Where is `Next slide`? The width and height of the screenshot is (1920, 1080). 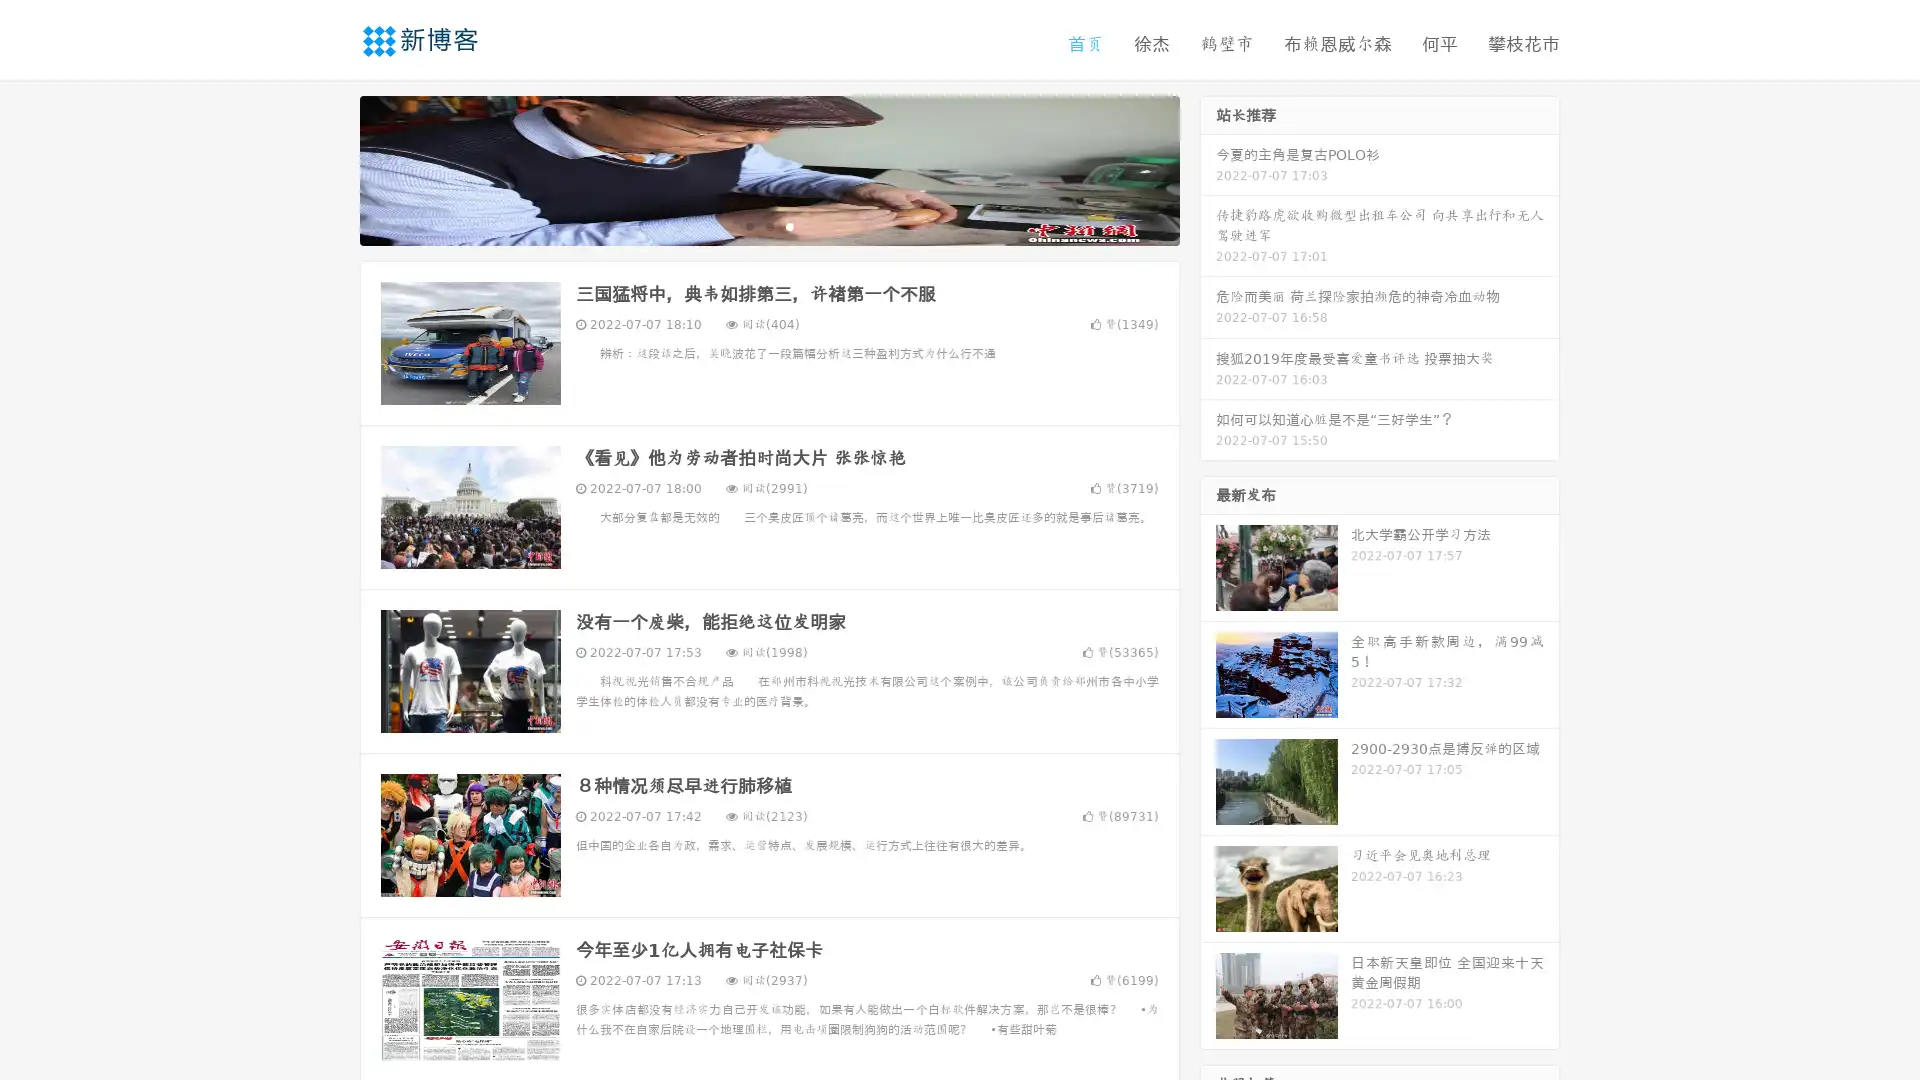
Next slide is located at coordinates (1208, 168).